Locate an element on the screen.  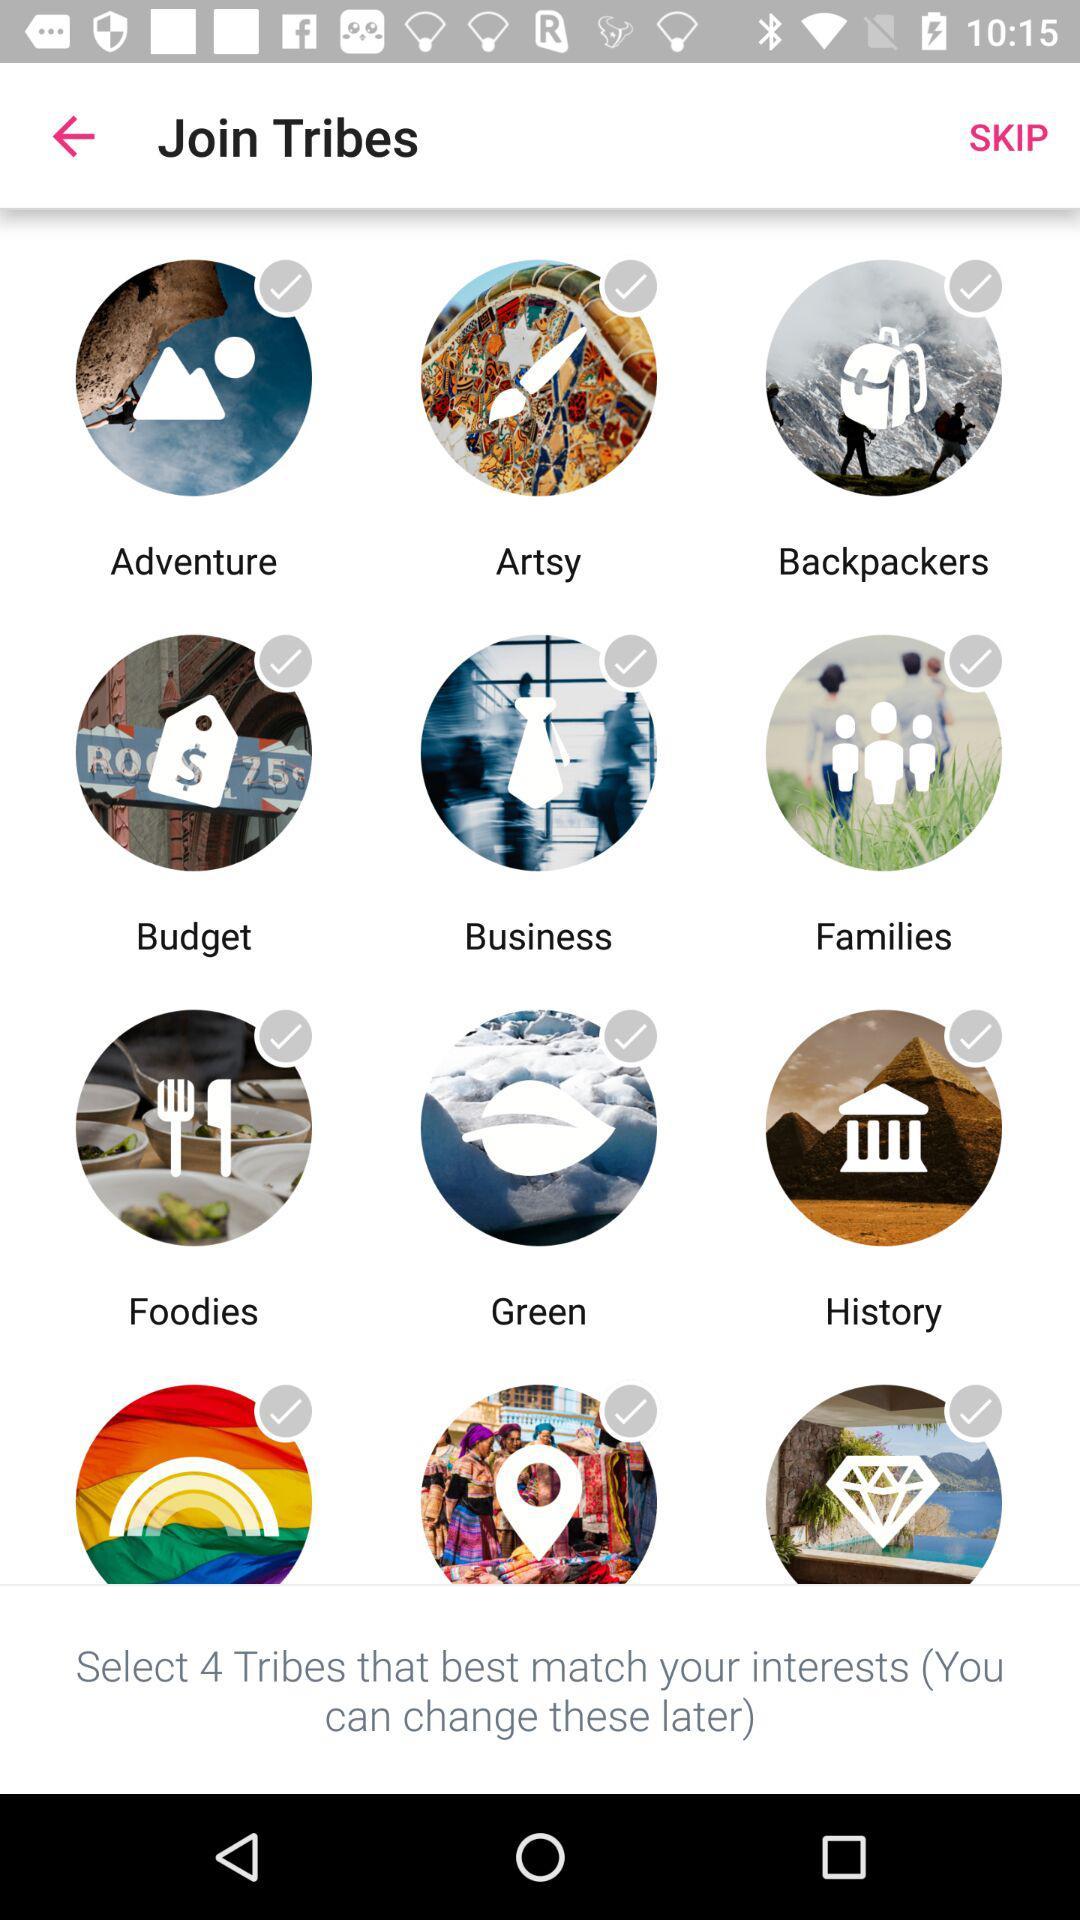
join budget tribe is located at coordinates (193, 746).